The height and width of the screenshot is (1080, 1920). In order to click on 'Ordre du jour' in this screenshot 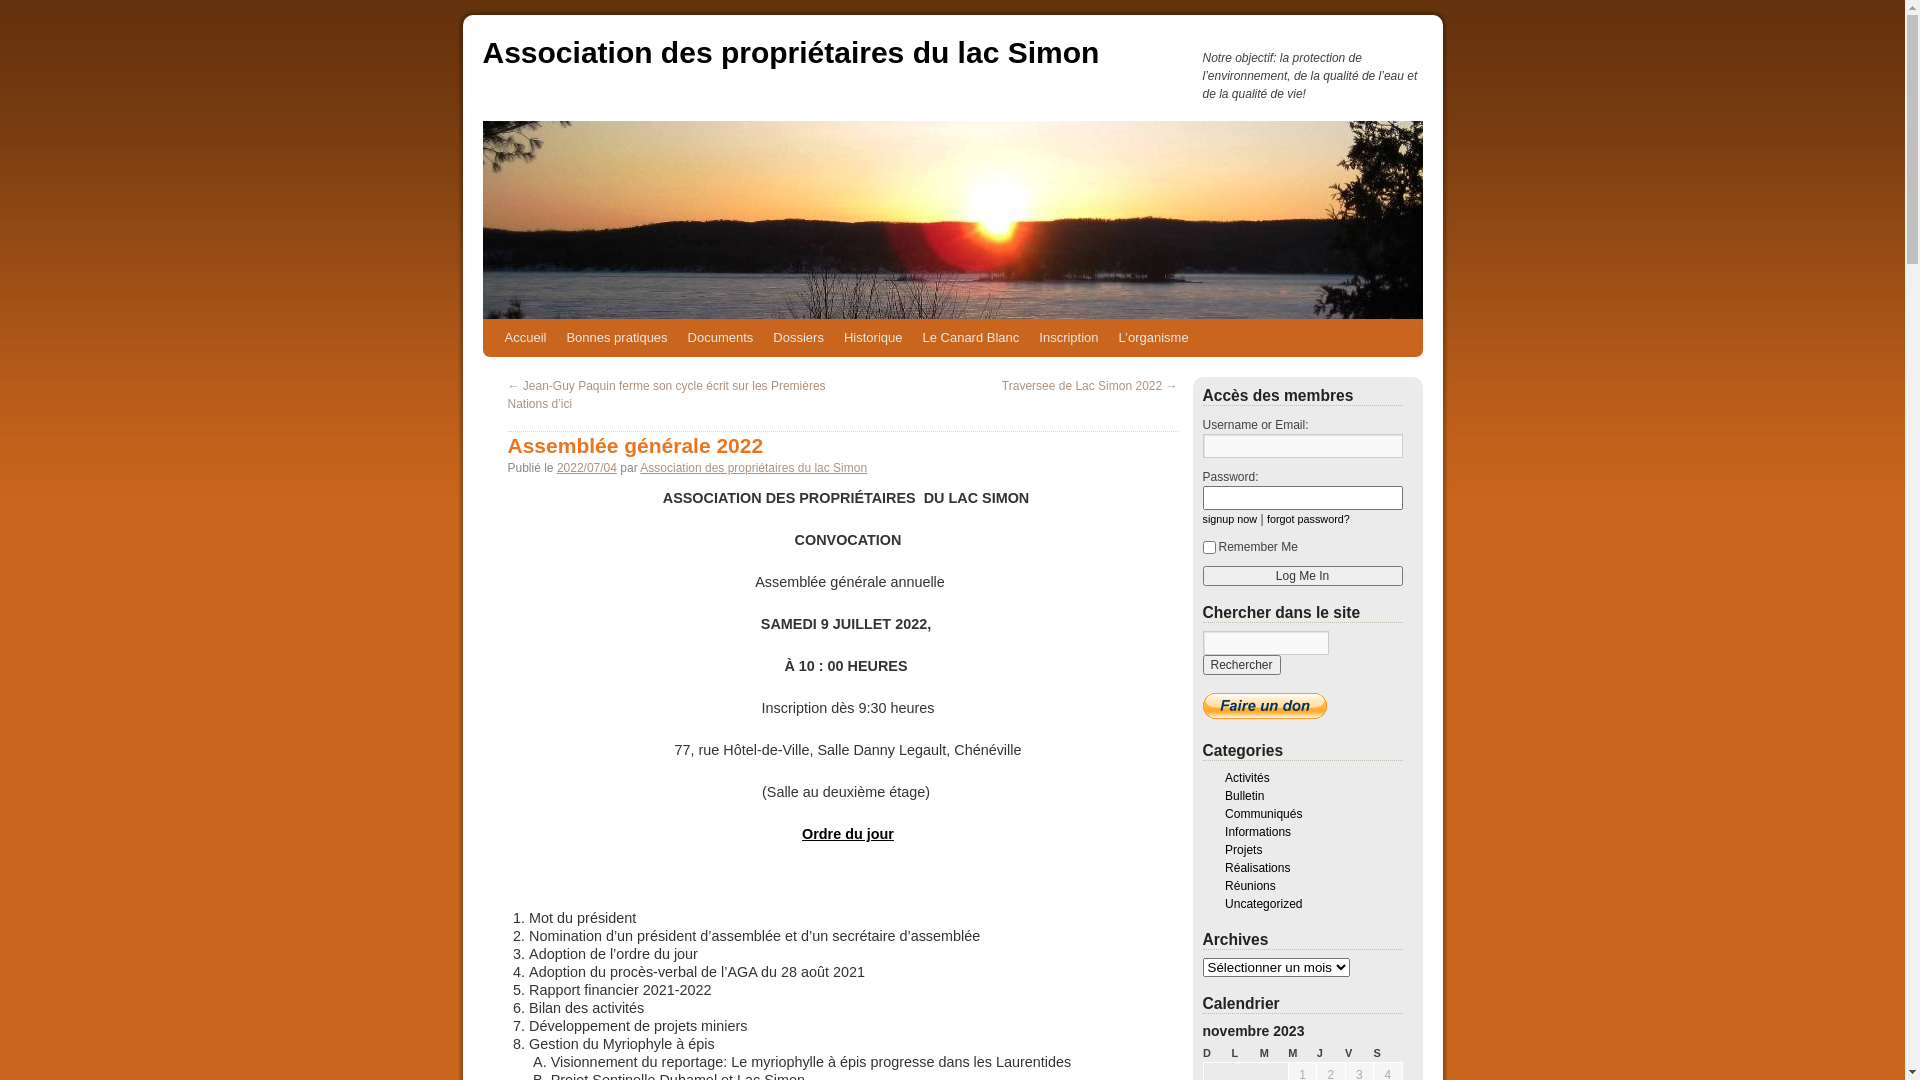, I will do `click(848, 833)`.